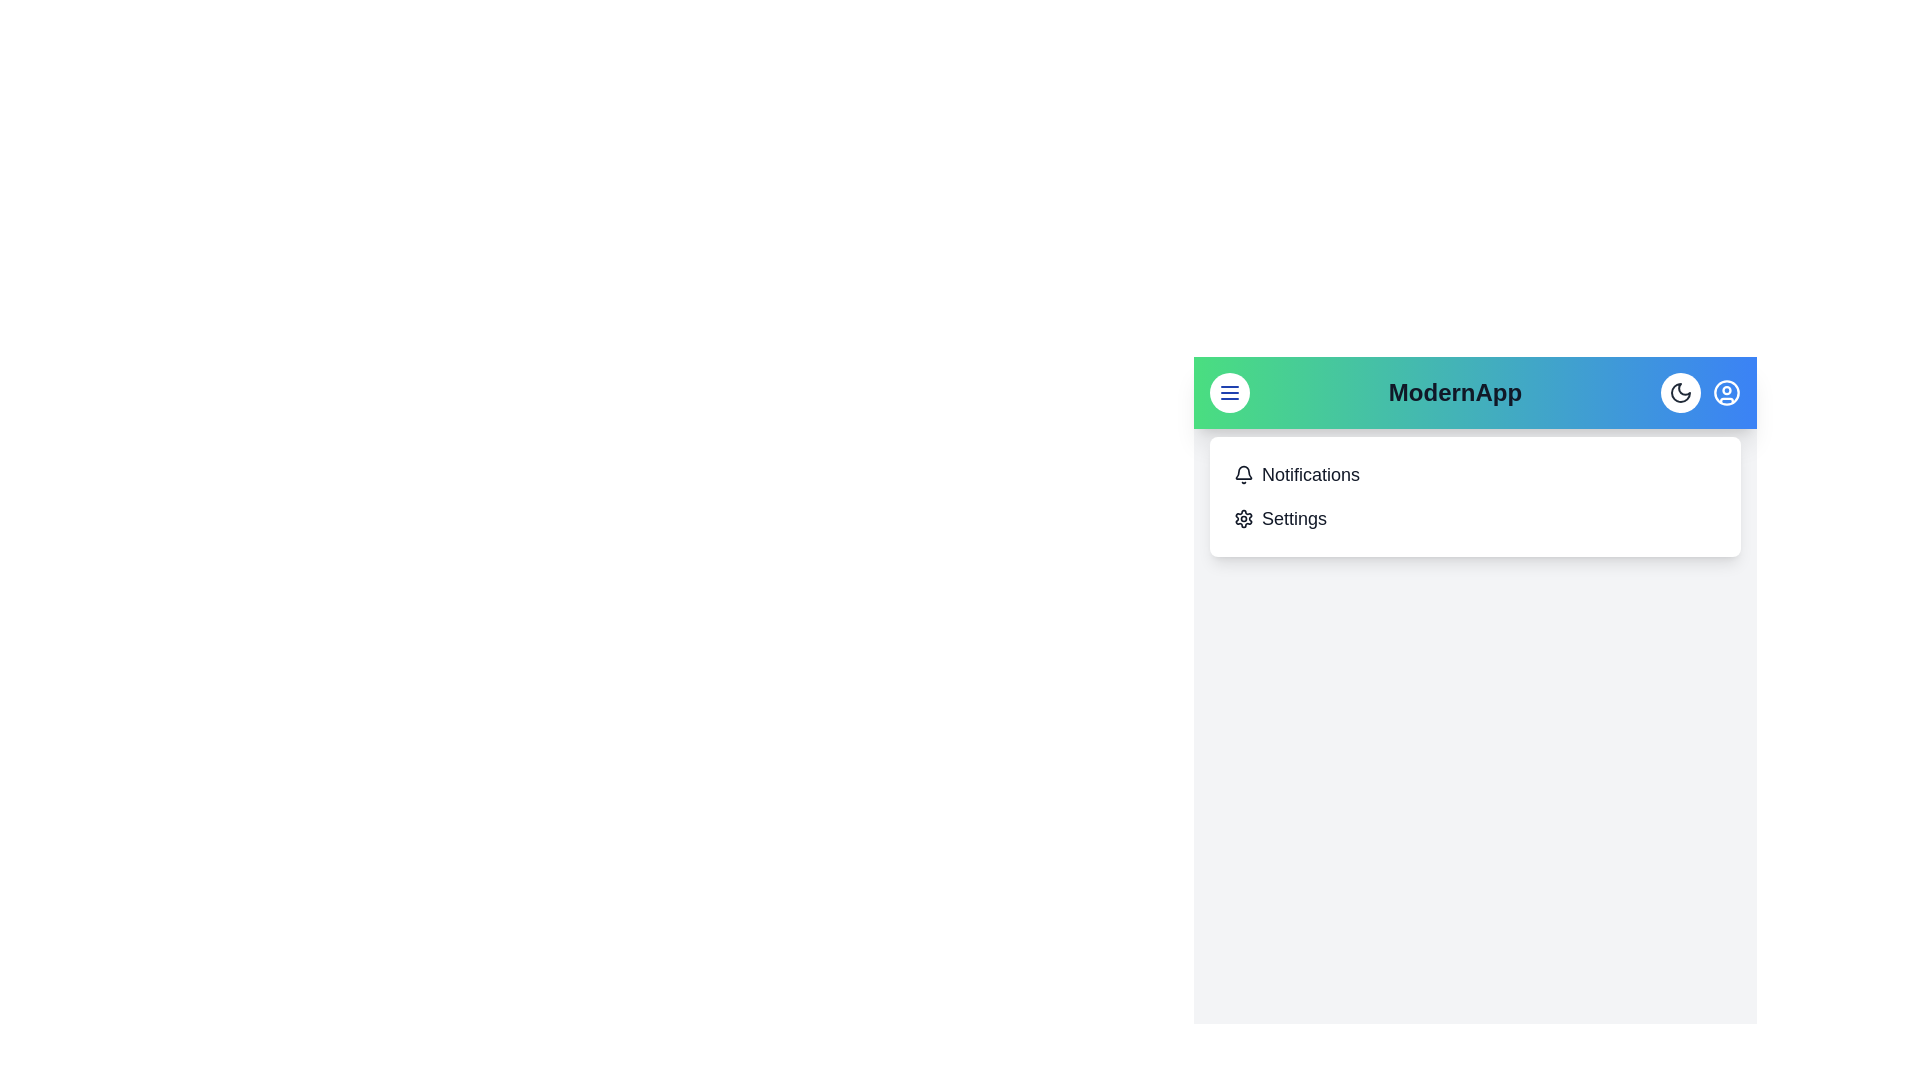 The width and height of the screenshot is (1920, 1080). Describe the element at coordinates (1294, 518) in the screenshot. I see `the 'Settings' menu item` at that location.